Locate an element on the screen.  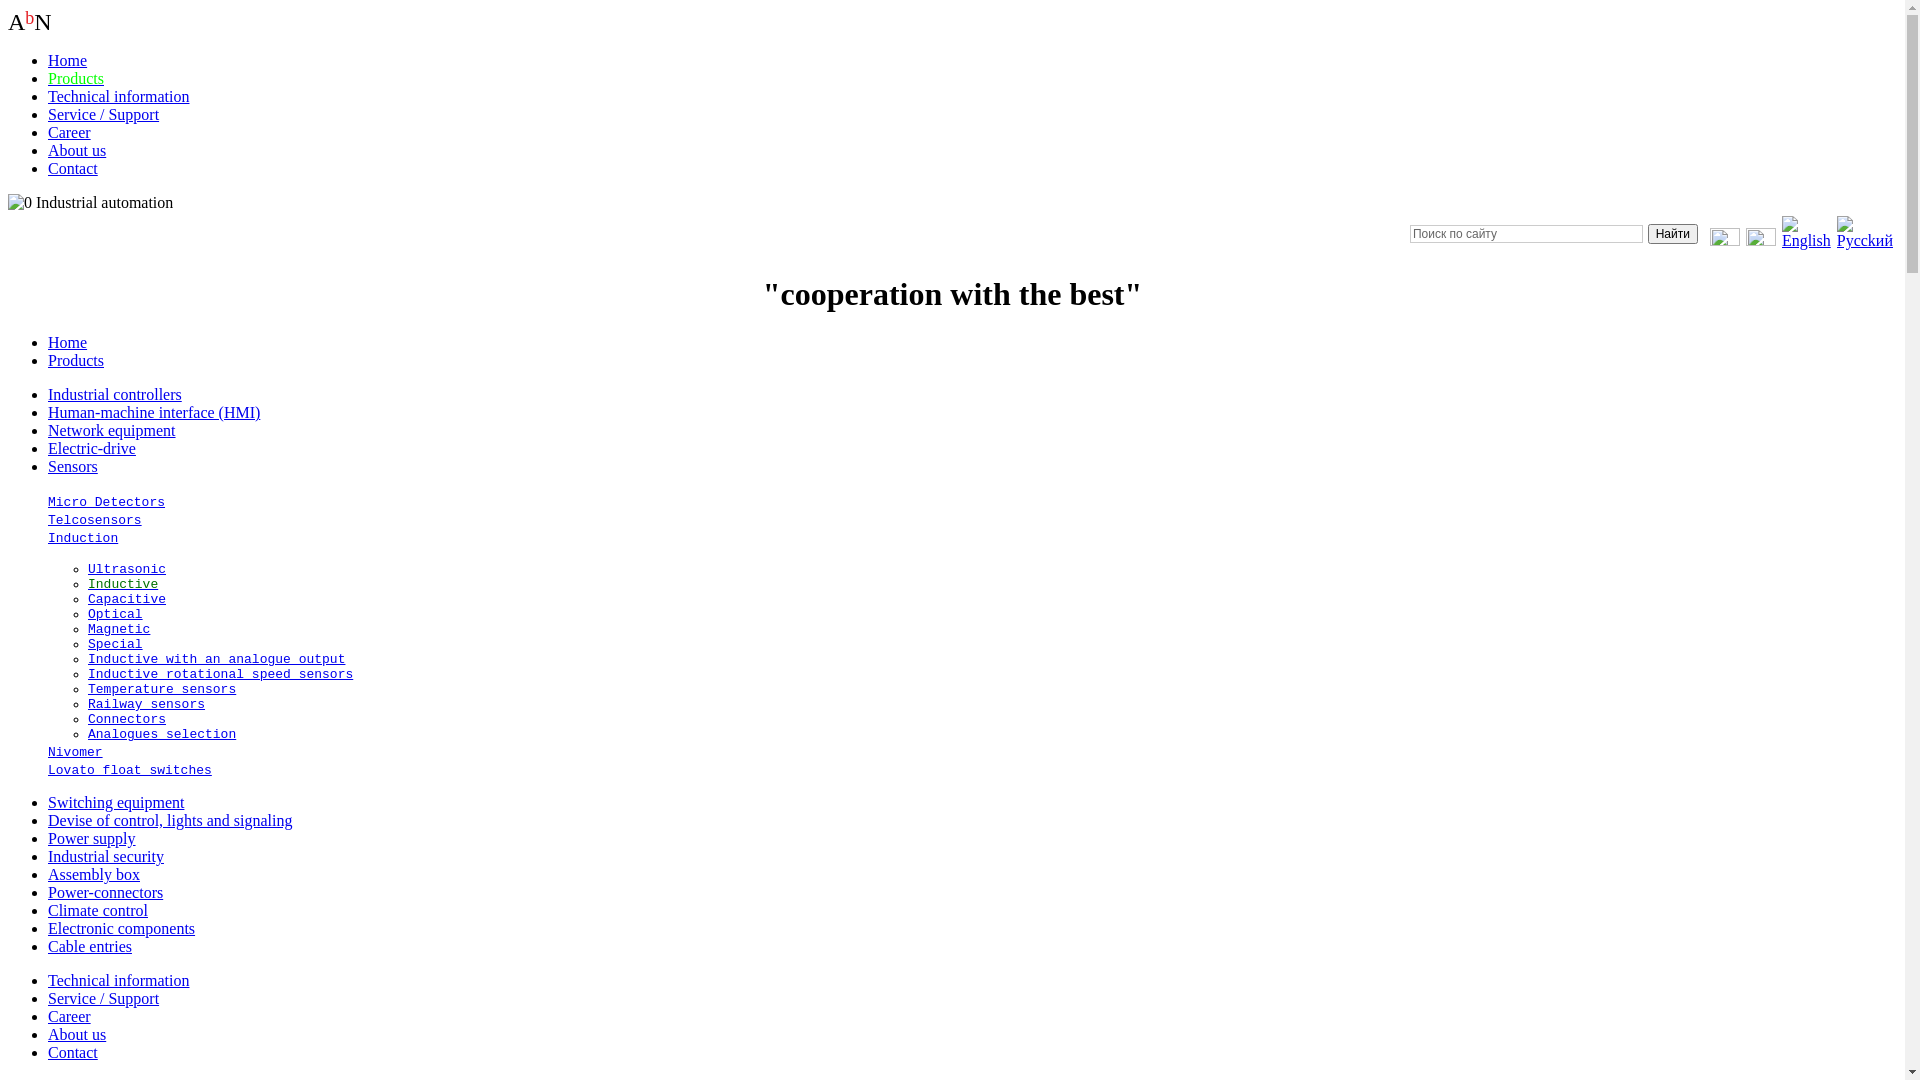
'Analogues selection' is located at coordinates (86, 734).